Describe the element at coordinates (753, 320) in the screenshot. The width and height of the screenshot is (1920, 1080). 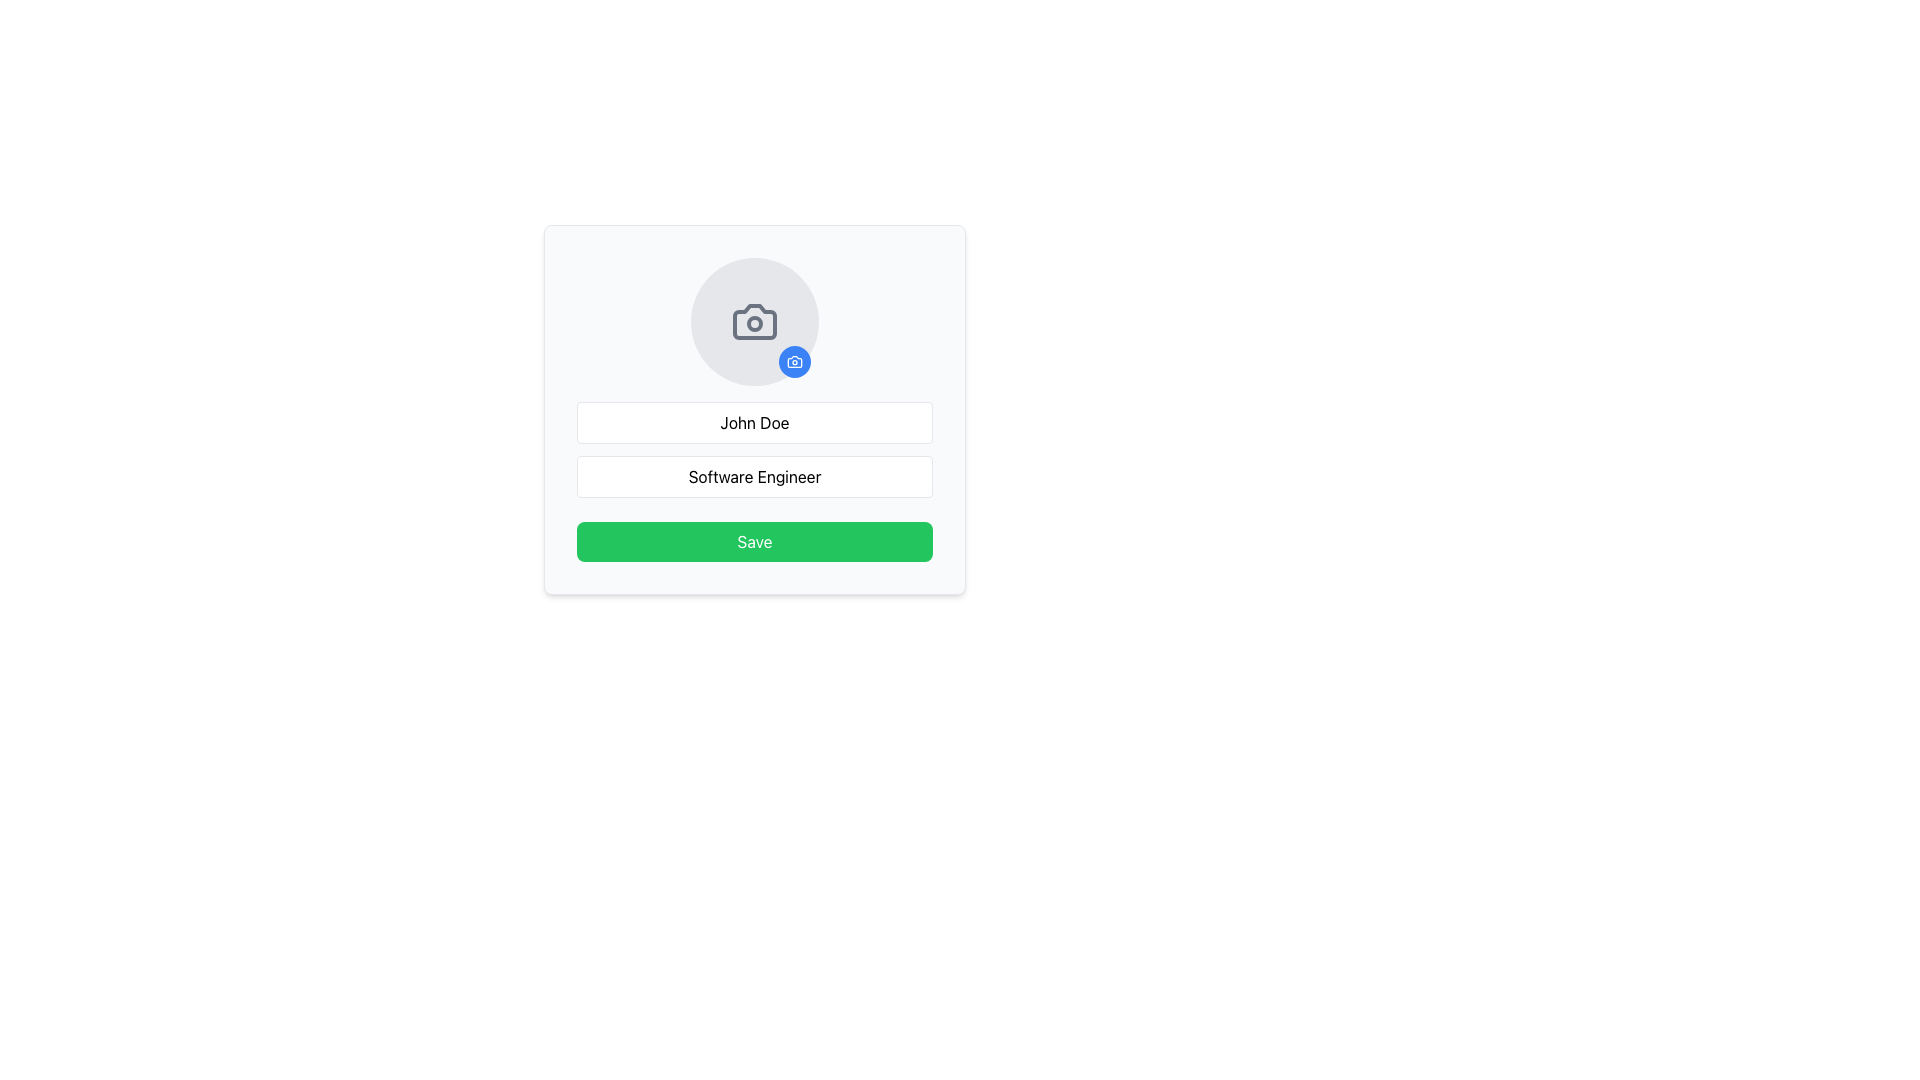
I see `the center of the camera icon located in the upper section of the profile edit card` at that location.